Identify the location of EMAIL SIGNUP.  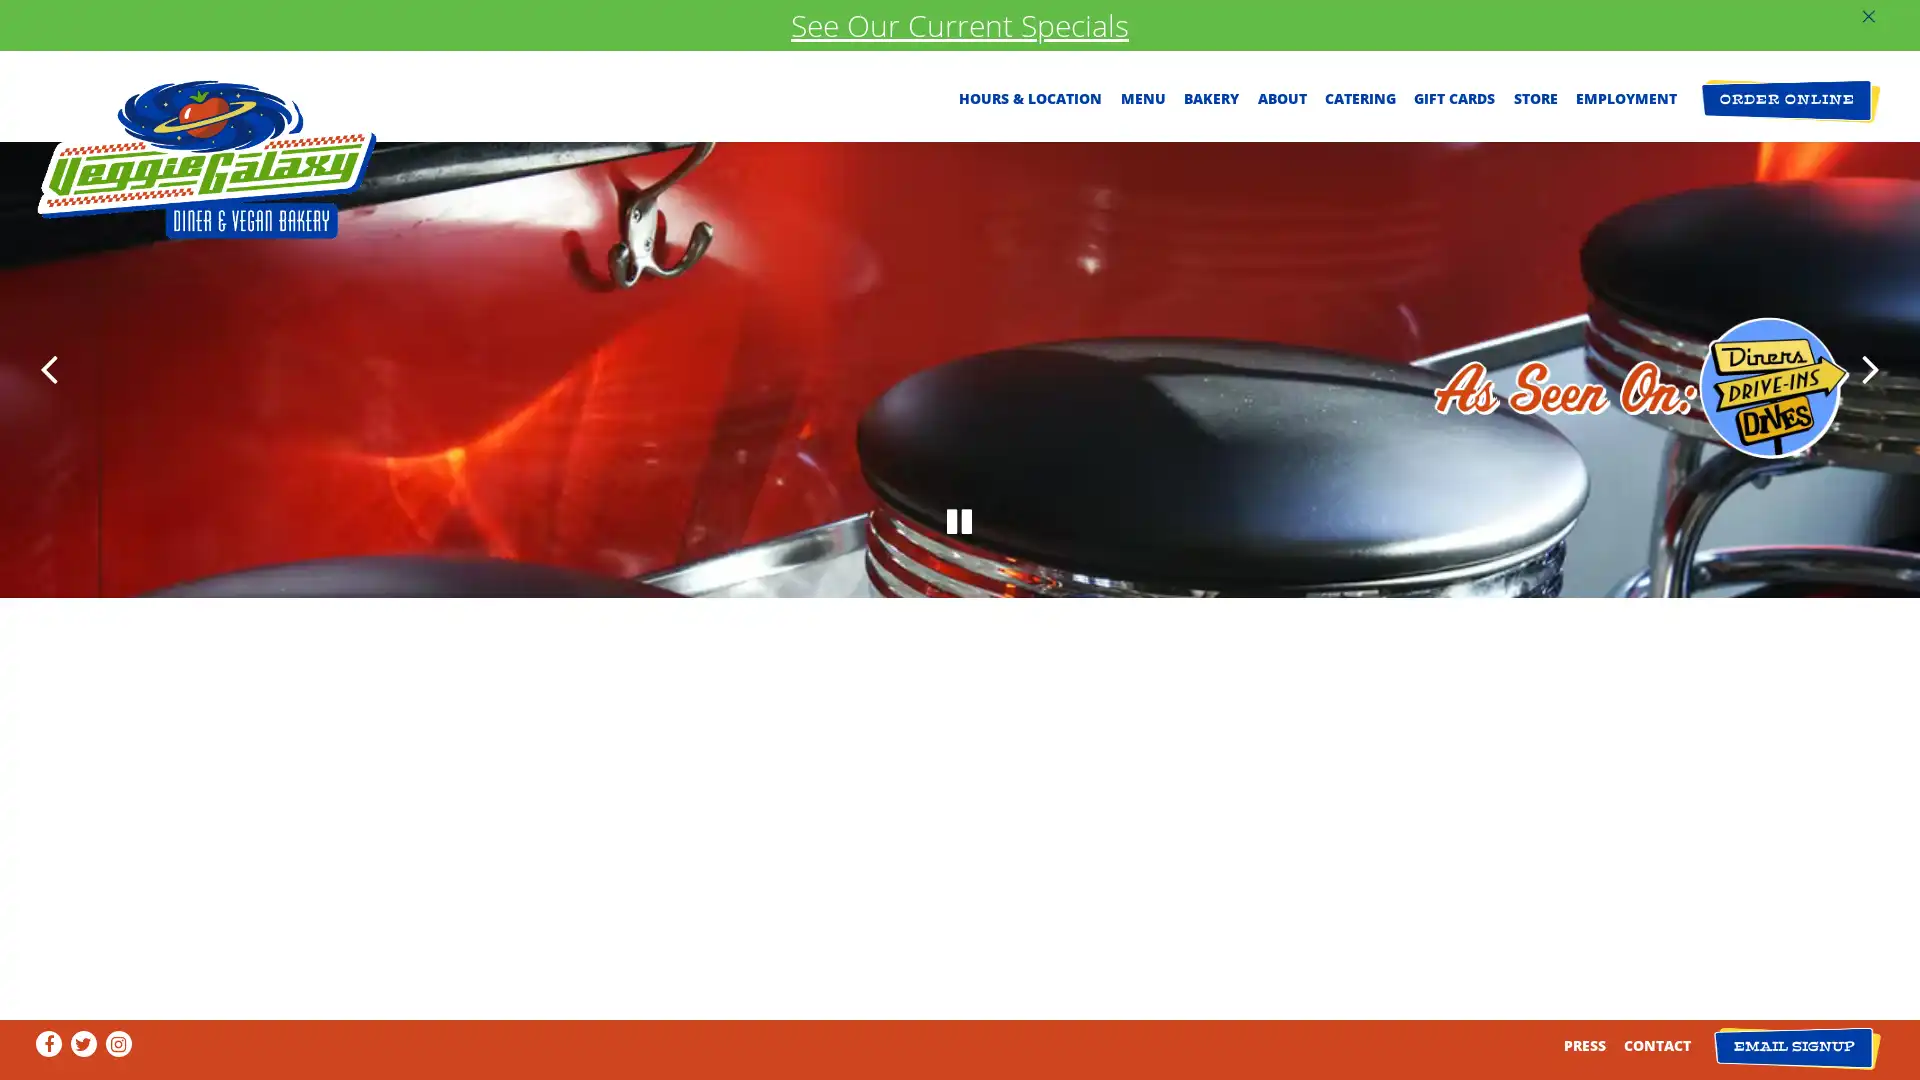
(1796, 1047).